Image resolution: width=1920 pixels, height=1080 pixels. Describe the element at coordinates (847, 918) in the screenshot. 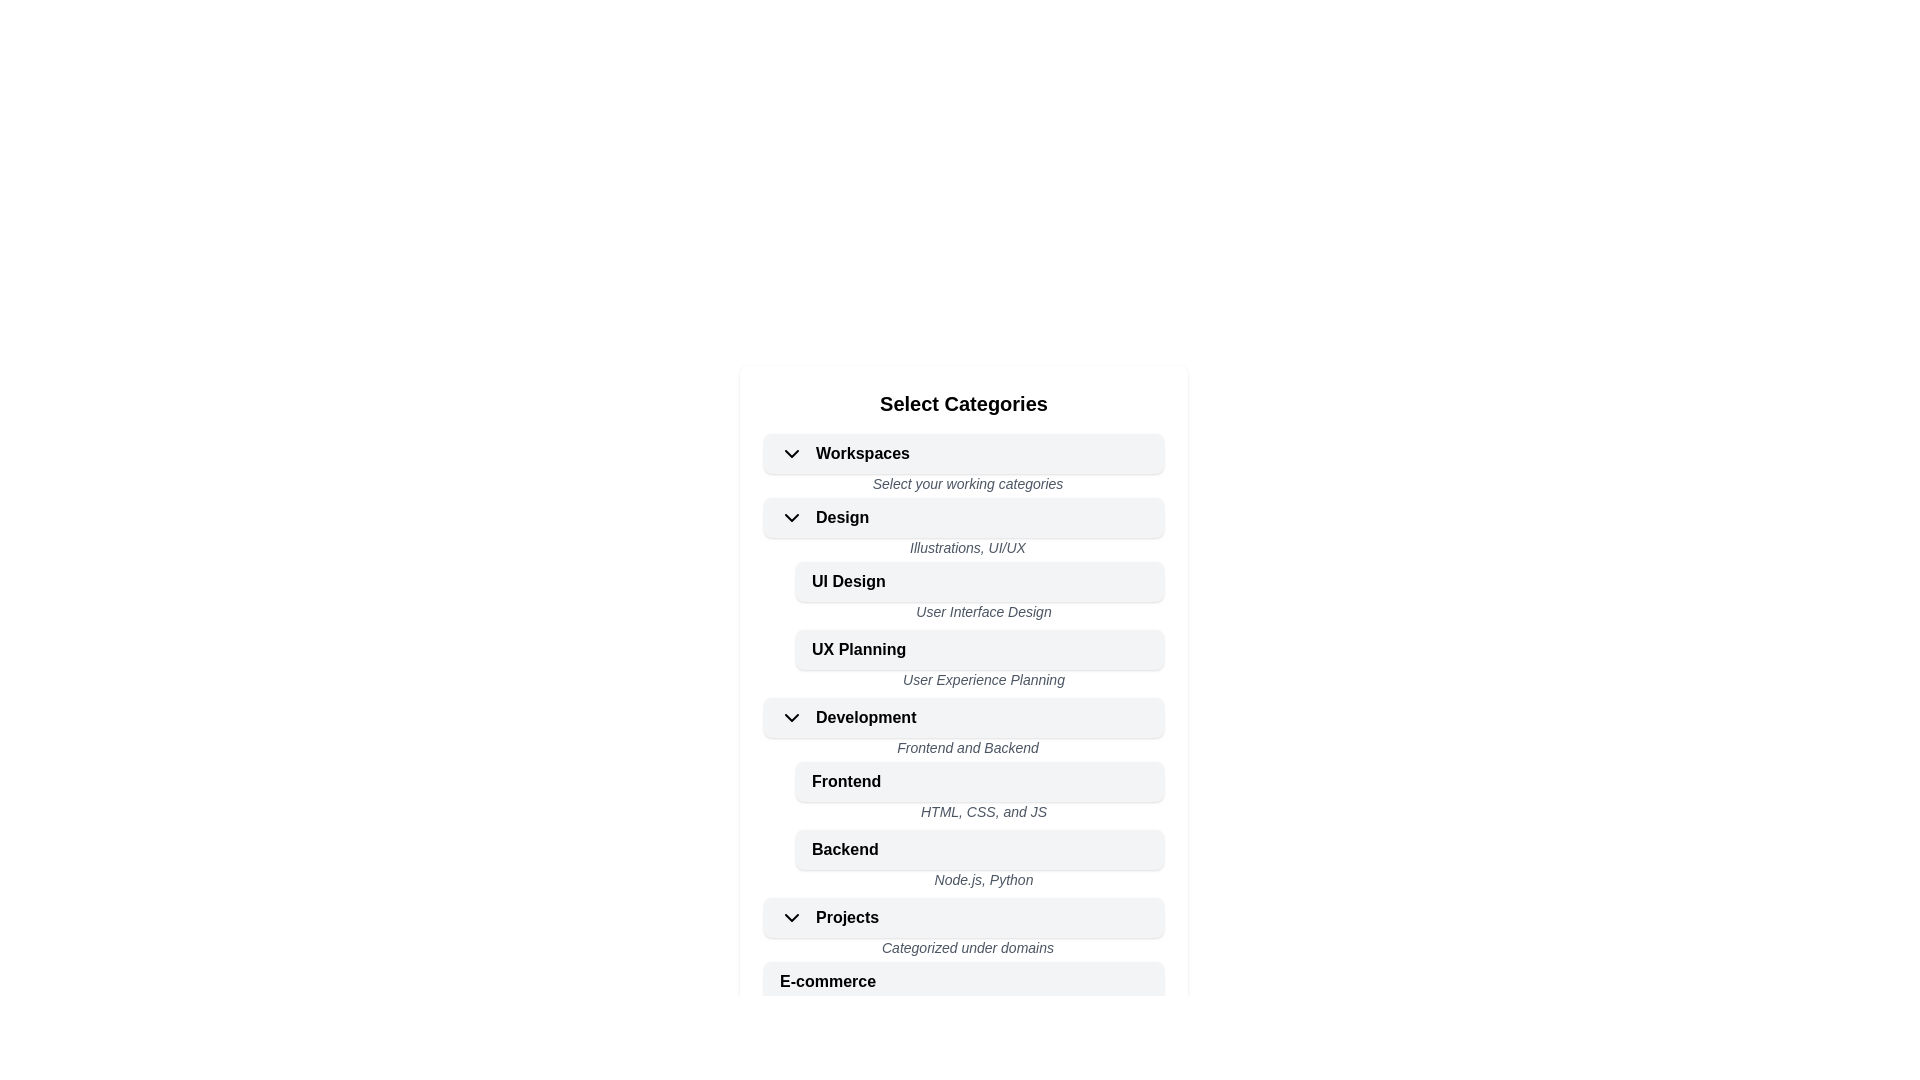

I see `the text label indicating a category or title within the 'Projects' dropdown menu, positioned after a chevron-down icon` at that location.